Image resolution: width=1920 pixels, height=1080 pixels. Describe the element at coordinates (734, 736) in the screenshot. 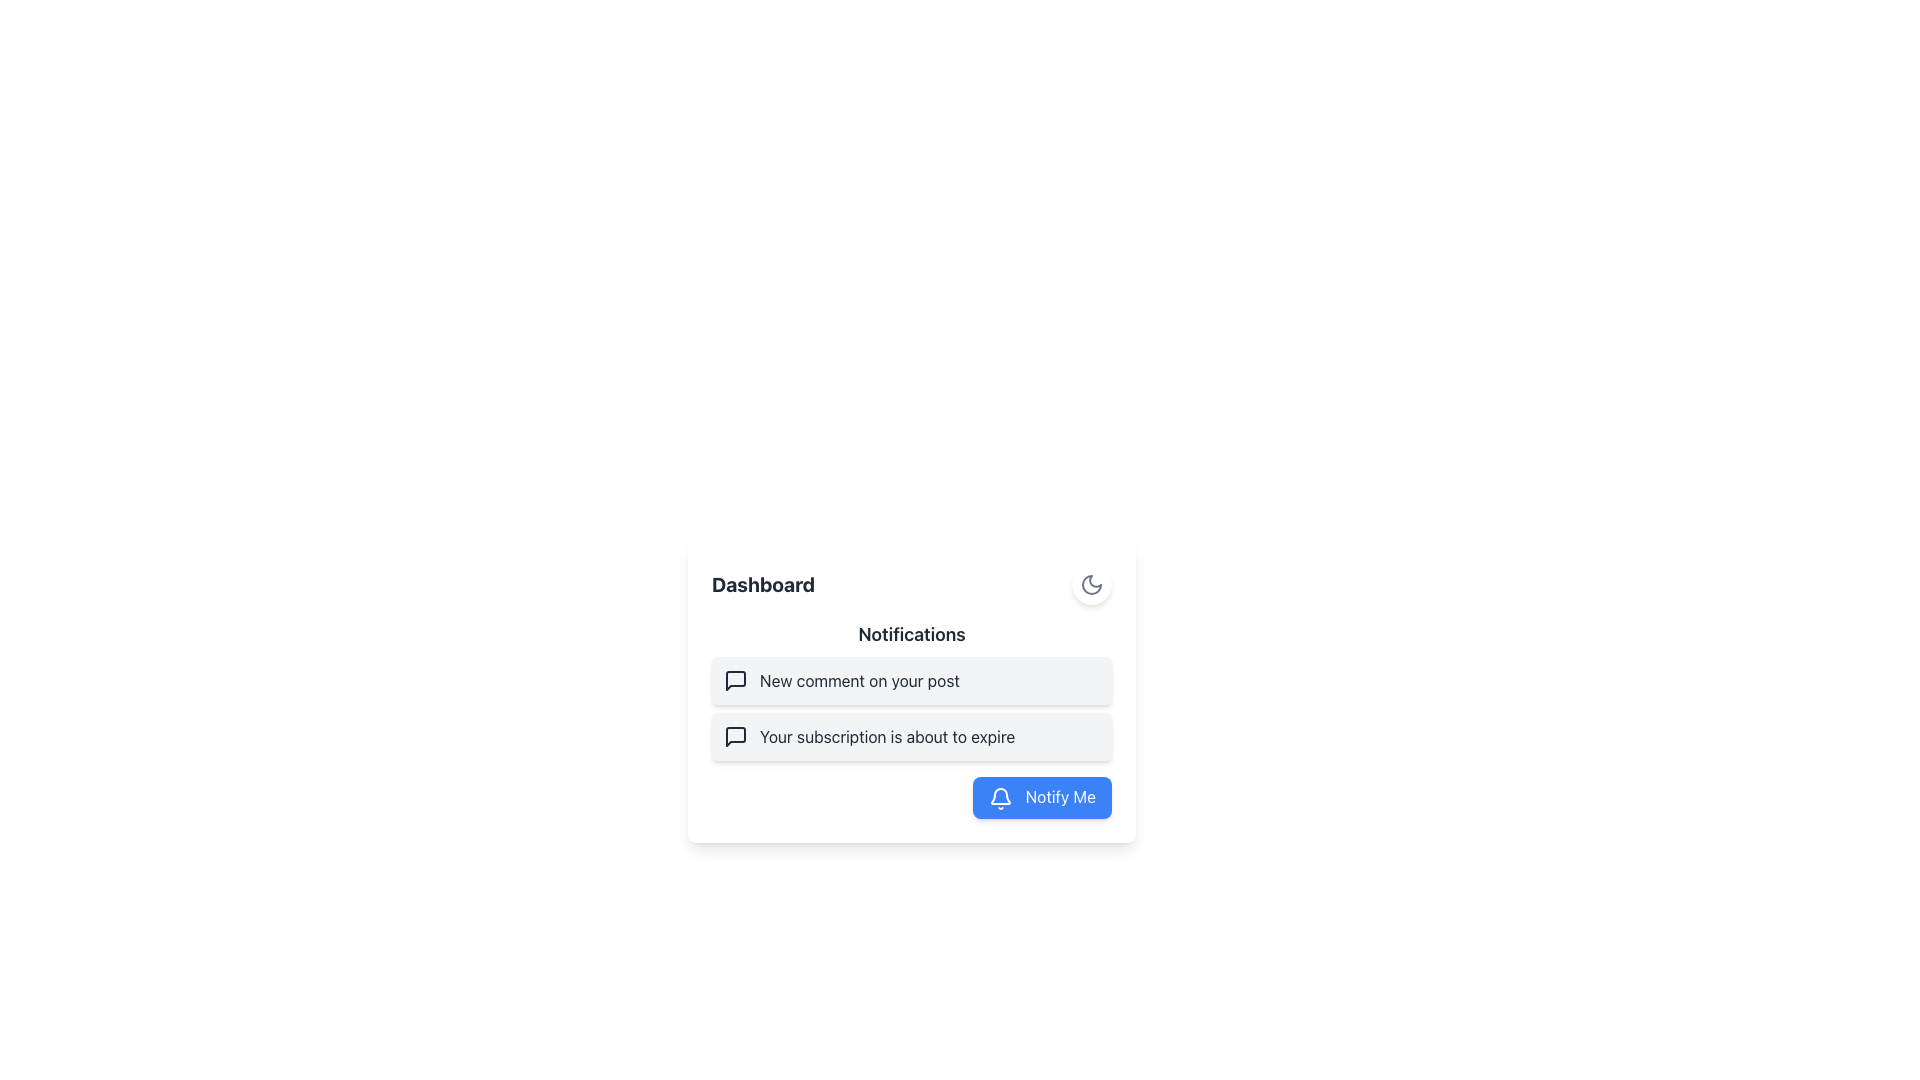

I see `the icon that represents the notification category, located to the left of the title 'Your subscription is about to expire'` at that location.